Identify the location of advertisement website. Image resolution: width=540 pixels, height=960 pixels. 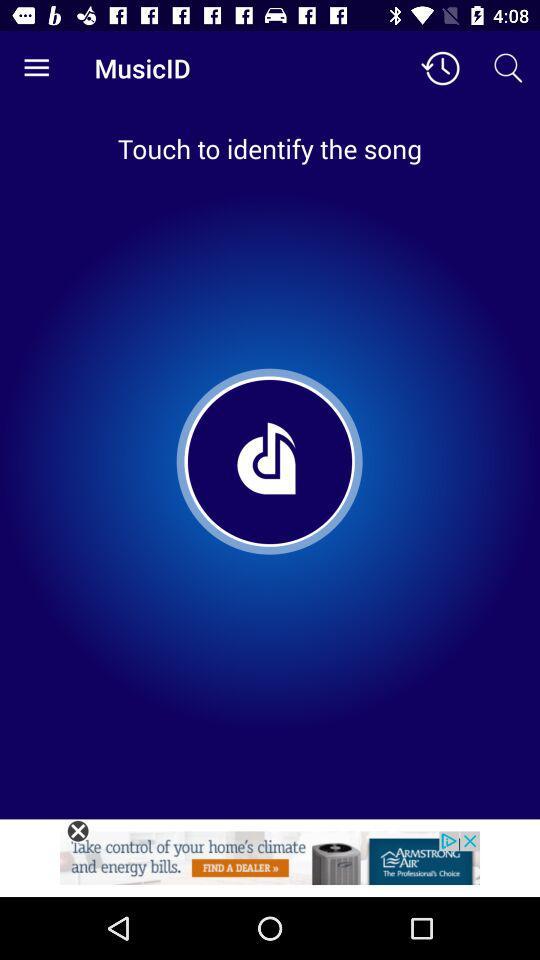
(270, 863).